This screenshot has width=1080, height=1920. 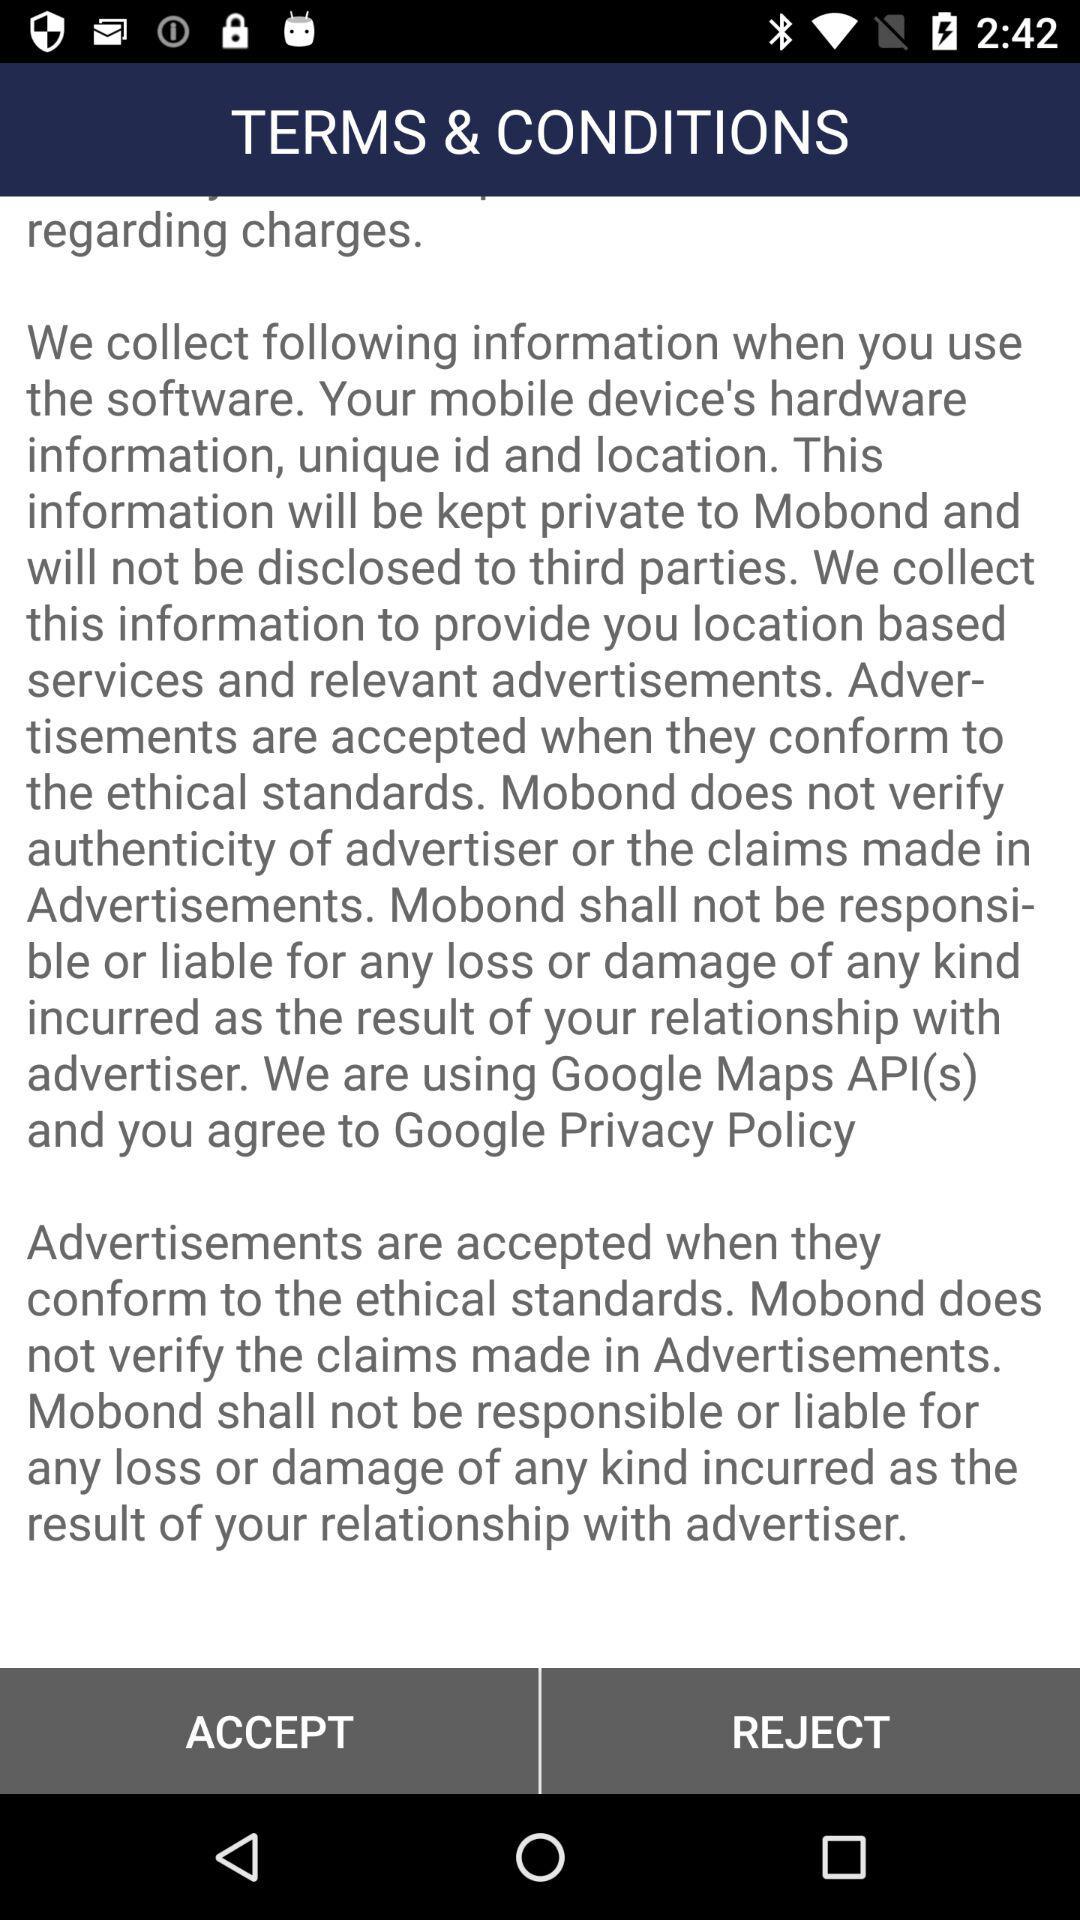 I want to click on the reject button, so click(x=810, y=1730).